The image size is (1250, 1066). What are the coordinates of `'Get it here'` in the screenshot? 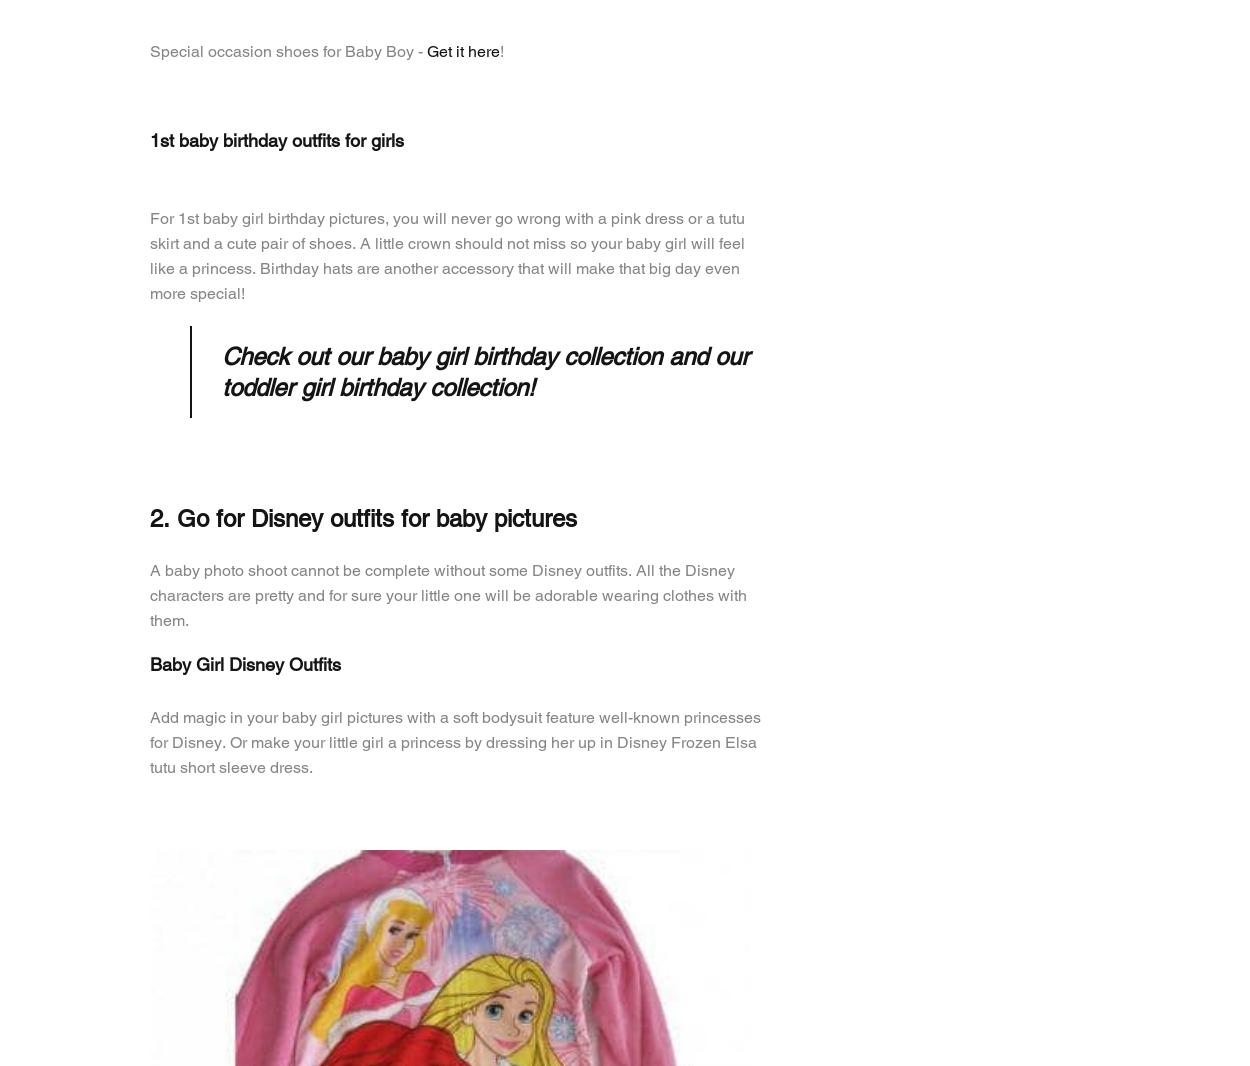 It's located at (462, 49).